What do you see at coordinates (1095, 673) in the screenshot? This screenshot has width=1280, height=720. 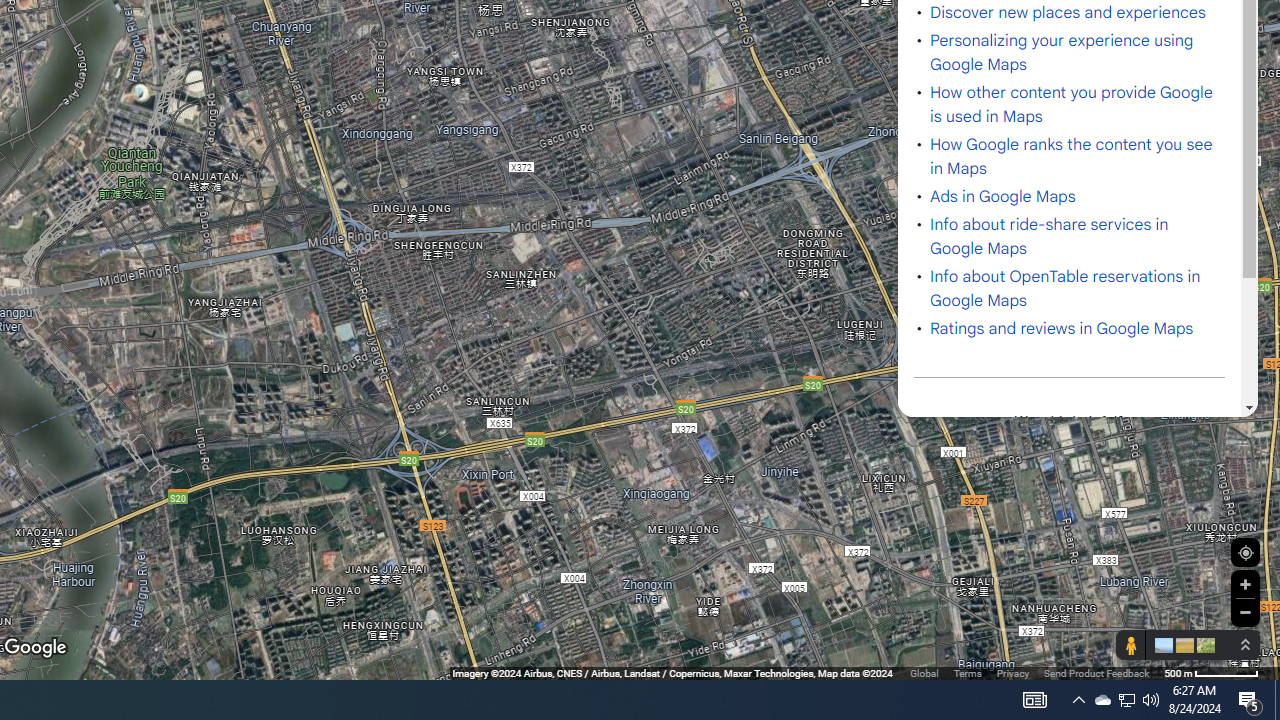 I see `'Send Product Feedback'` at bounding box center [1095, 673].